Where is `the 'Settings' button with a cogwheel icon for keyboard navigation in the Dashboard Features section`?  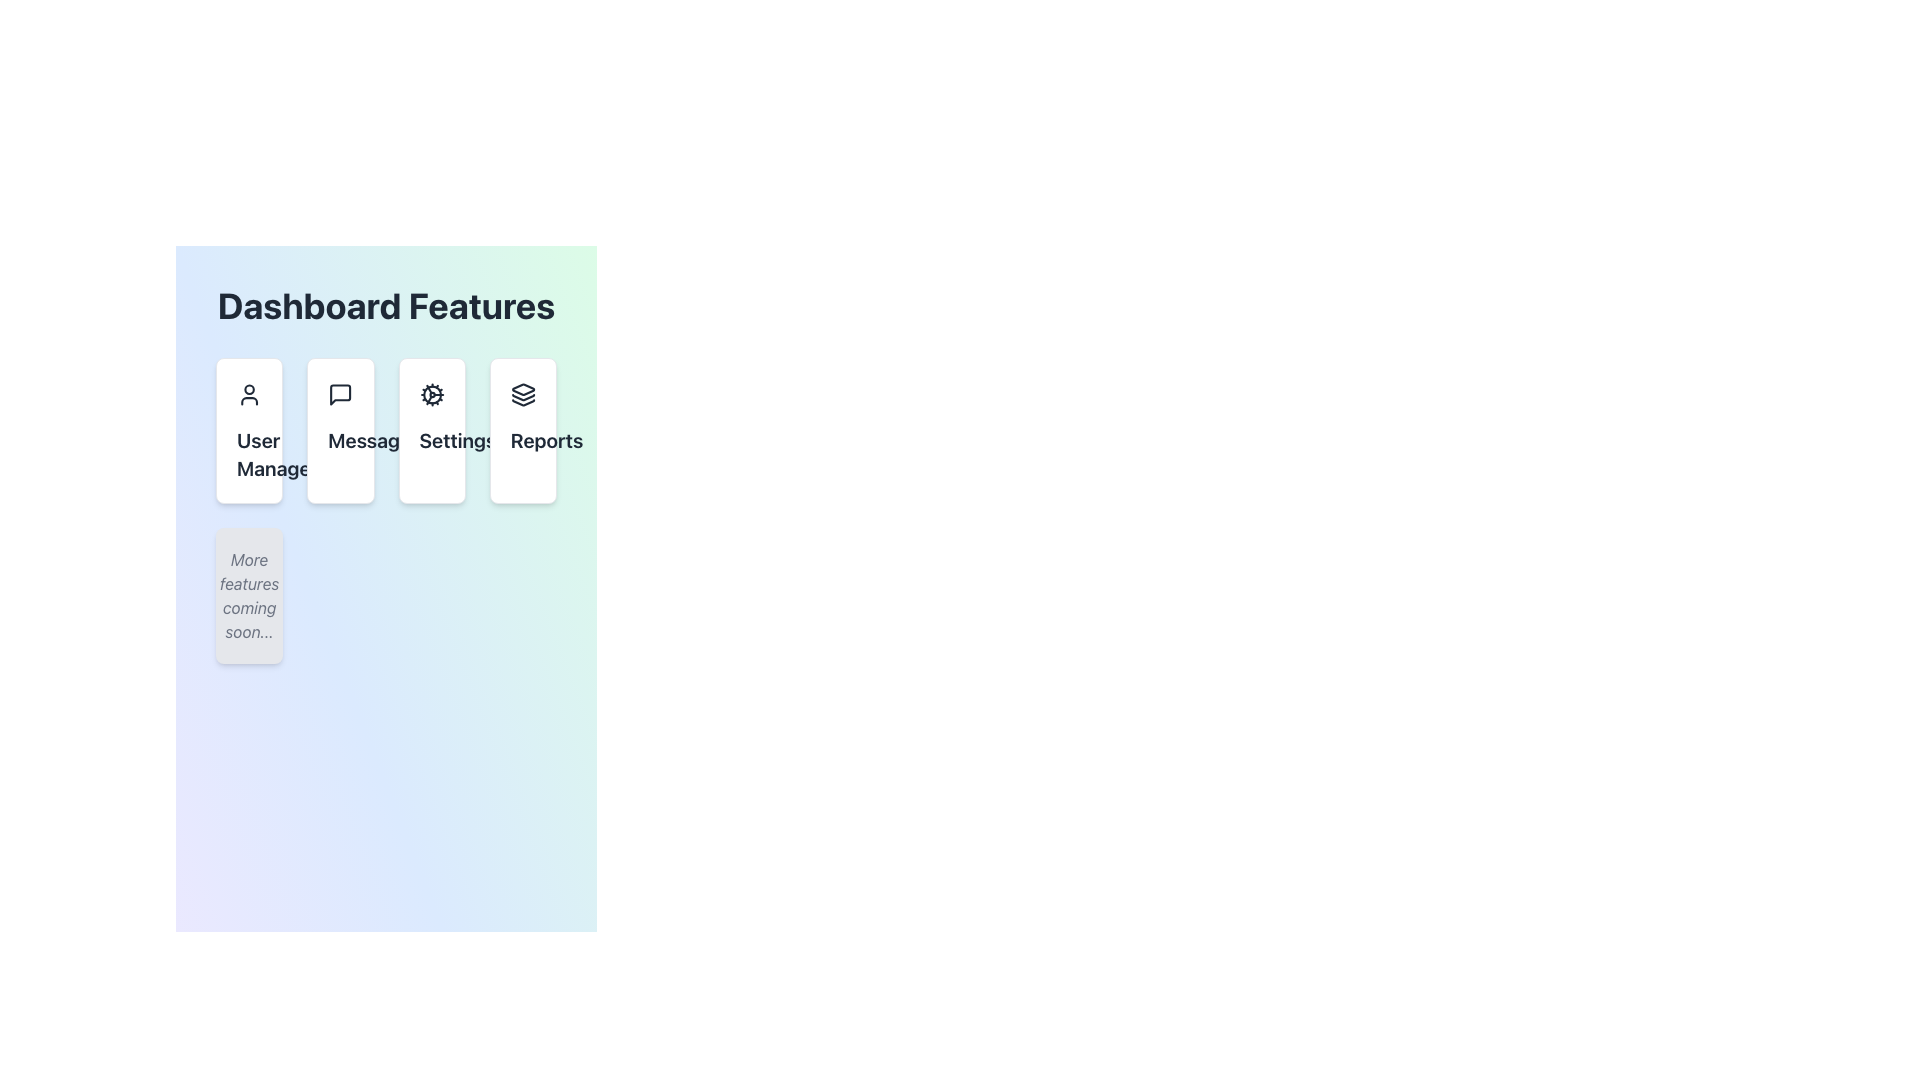 the 'Settings' button with a cogwheel icon for keyboard navigation in the Dashboard Features section is located at coordinates (431, 430).